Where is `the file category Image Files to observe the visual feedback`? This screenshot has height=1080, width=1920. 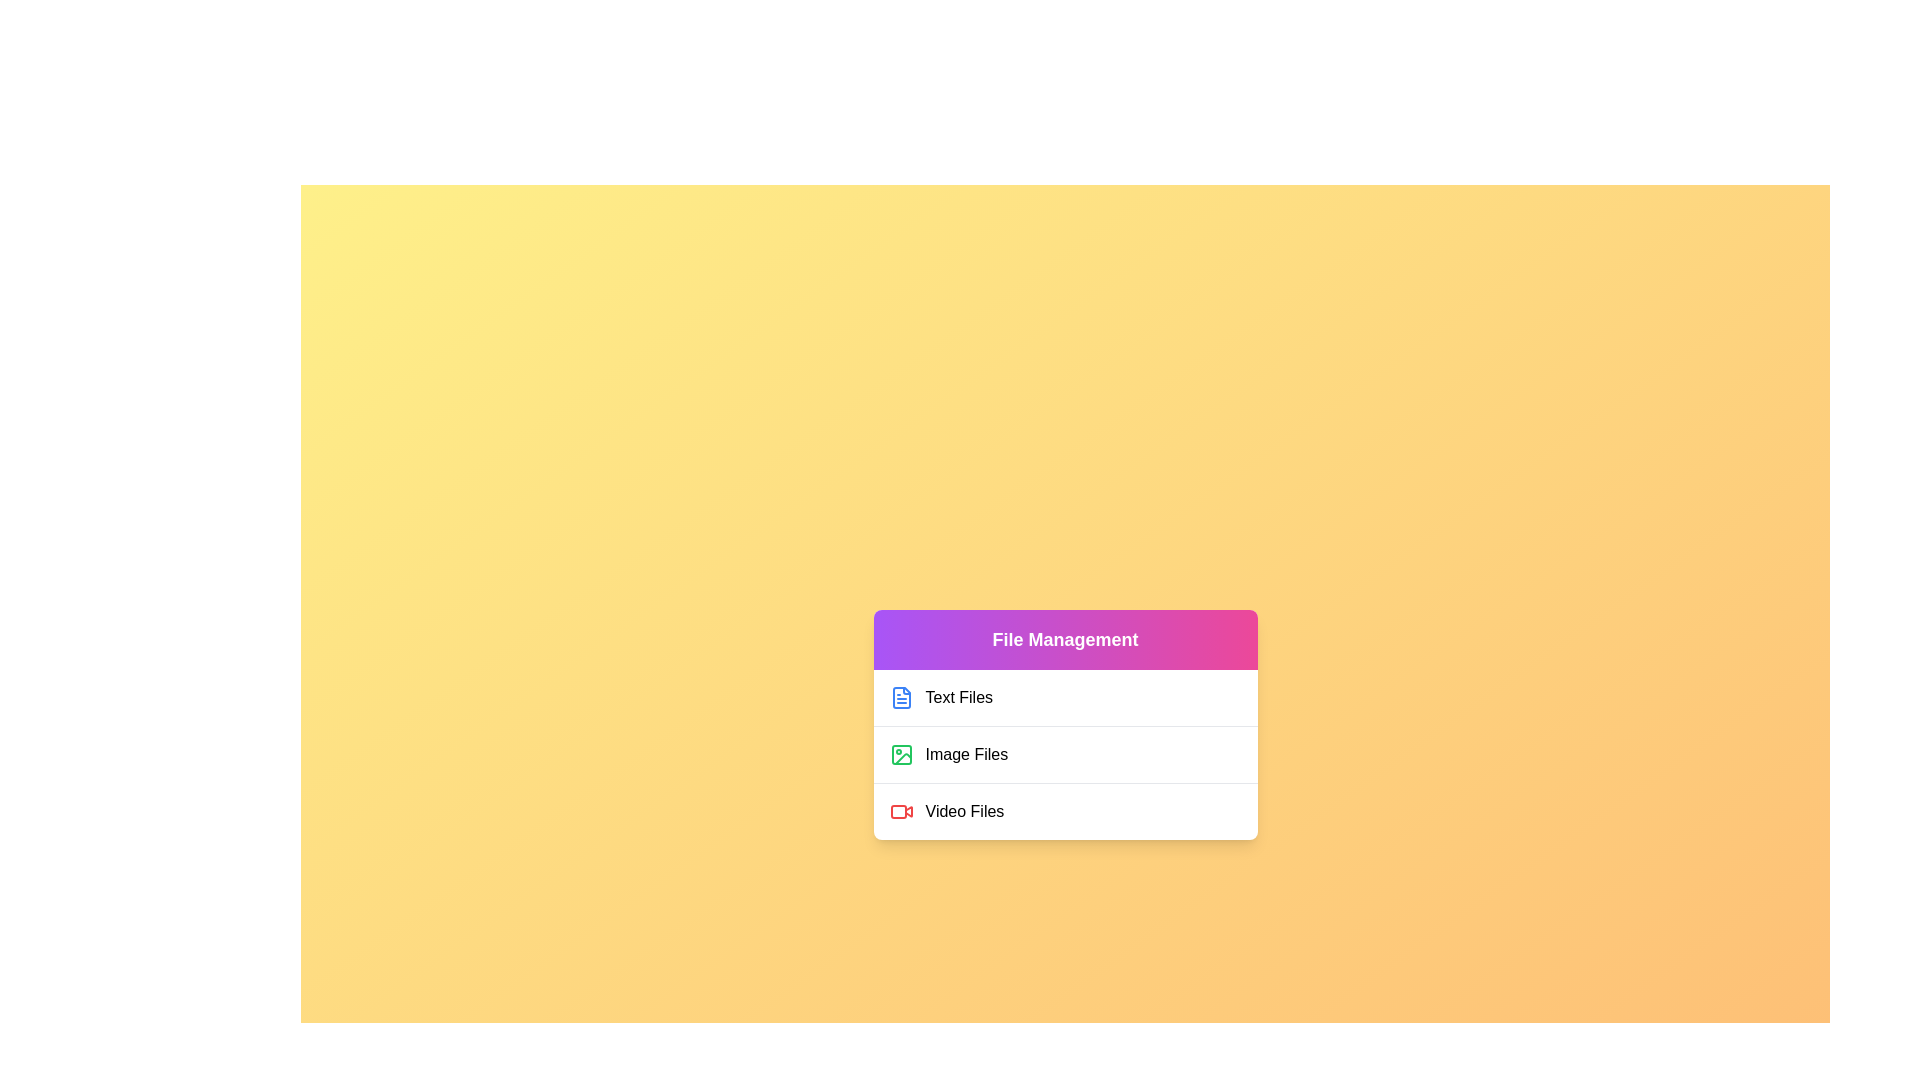 the file category Image Files to observe the visual feedback is located at coordinates (1064, 754).